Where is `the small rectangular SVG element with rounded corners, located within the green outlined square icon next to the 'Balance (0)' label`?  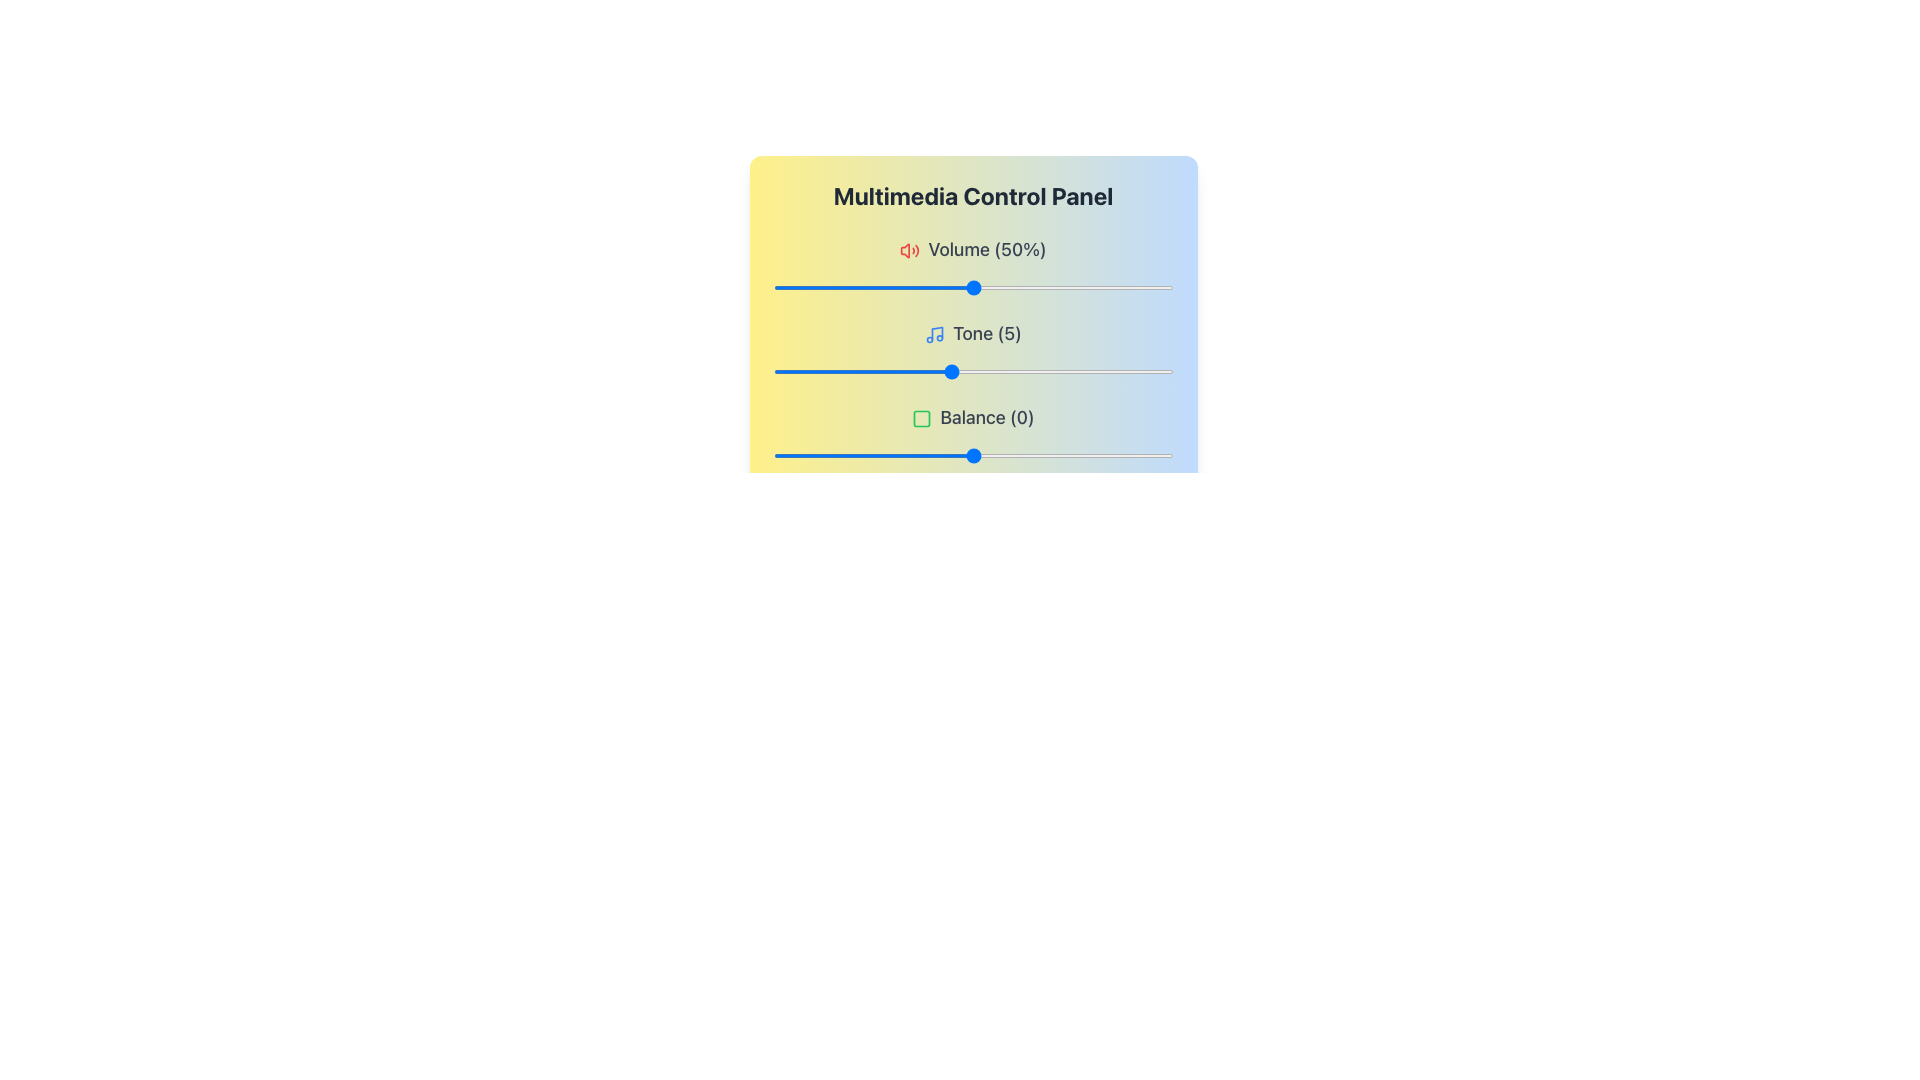 the small rectangular SVG element with rounded corners, located within the green outlined square icon next to the 'Balance (0)' label is located at coordinates (921, 418).